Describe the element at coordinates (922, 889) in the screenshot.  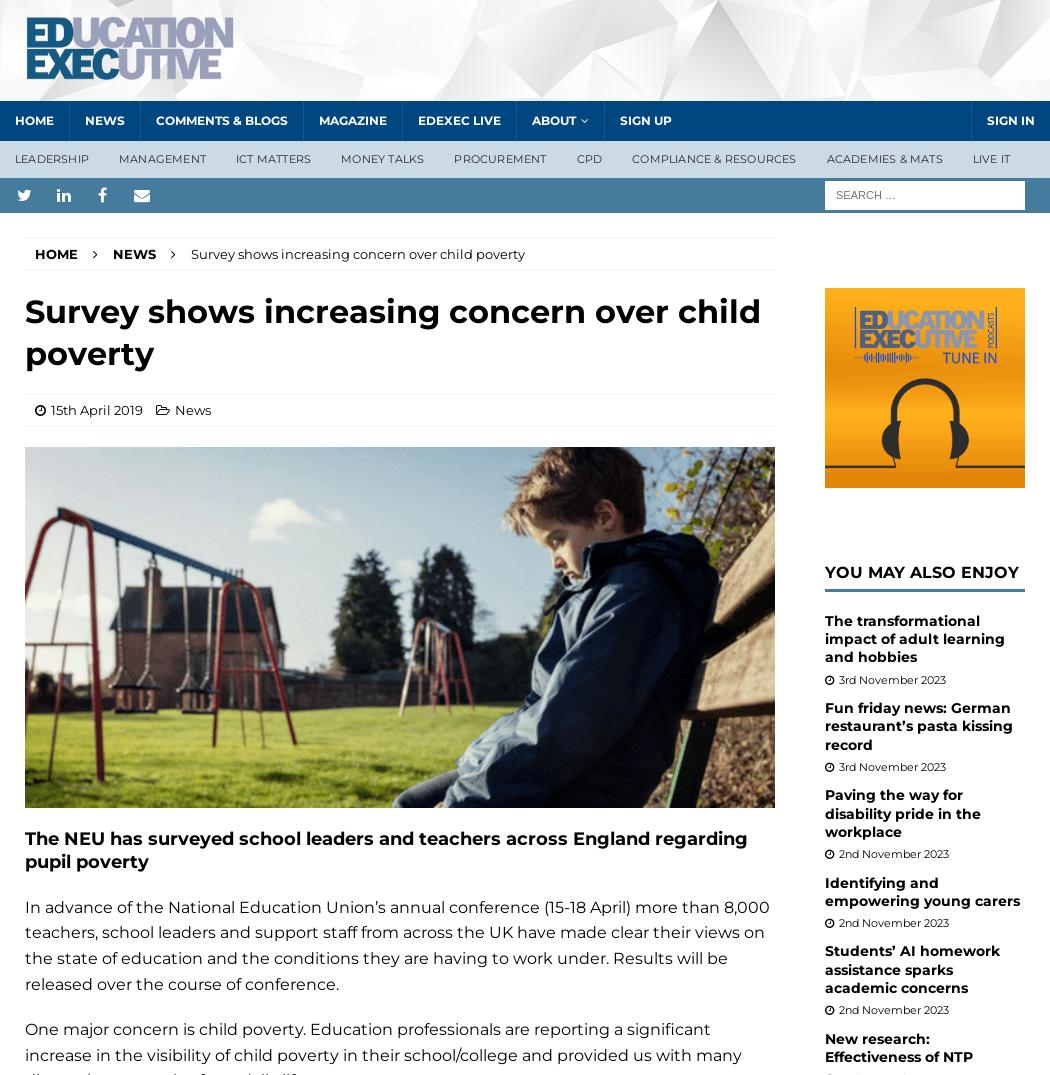
I see `'Identifying and empowering young carers'` at that location.